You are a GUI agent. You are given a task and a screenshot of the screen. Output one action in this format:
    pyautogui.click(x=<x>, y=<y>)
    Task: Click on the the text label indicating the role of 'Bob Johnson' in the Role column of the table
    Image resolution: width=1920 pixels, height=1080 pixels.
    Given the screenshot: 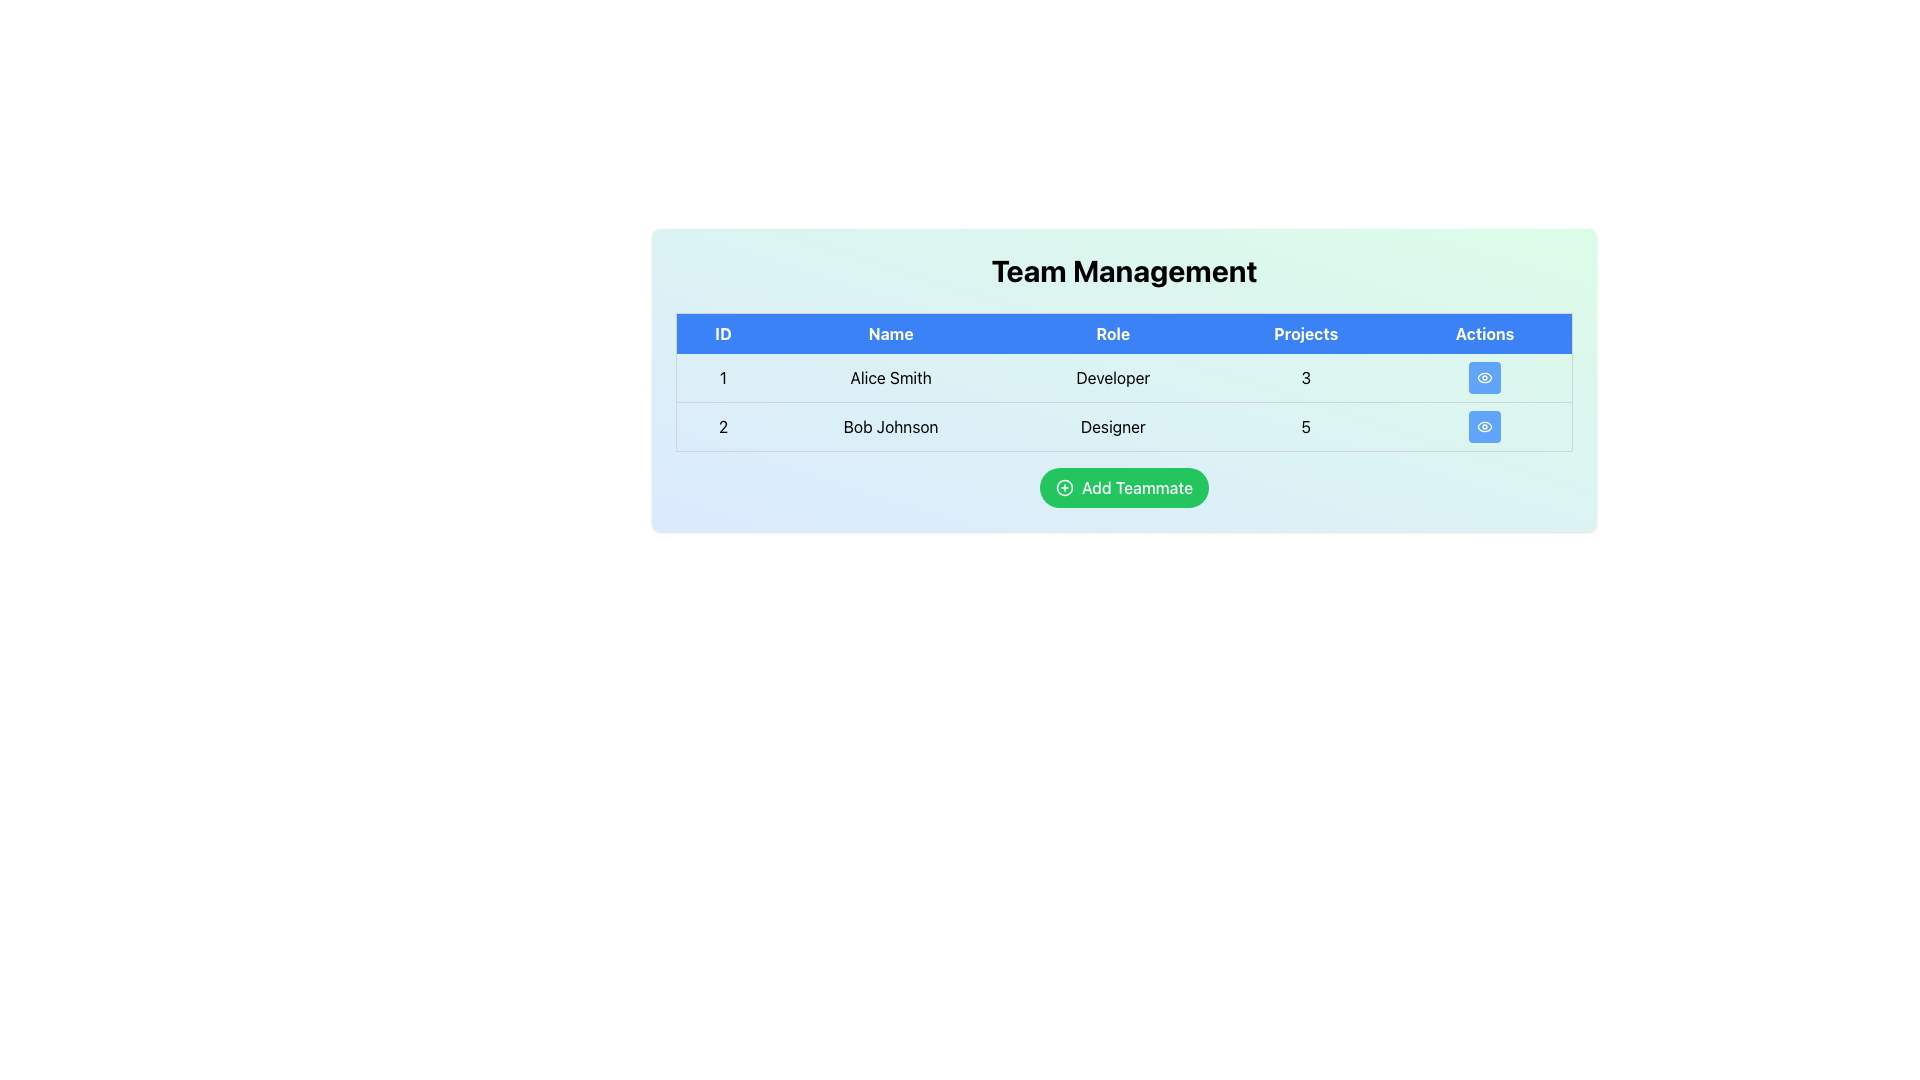 What is the action you would take?
    pyautogui.click(x=1112, y=426)
    